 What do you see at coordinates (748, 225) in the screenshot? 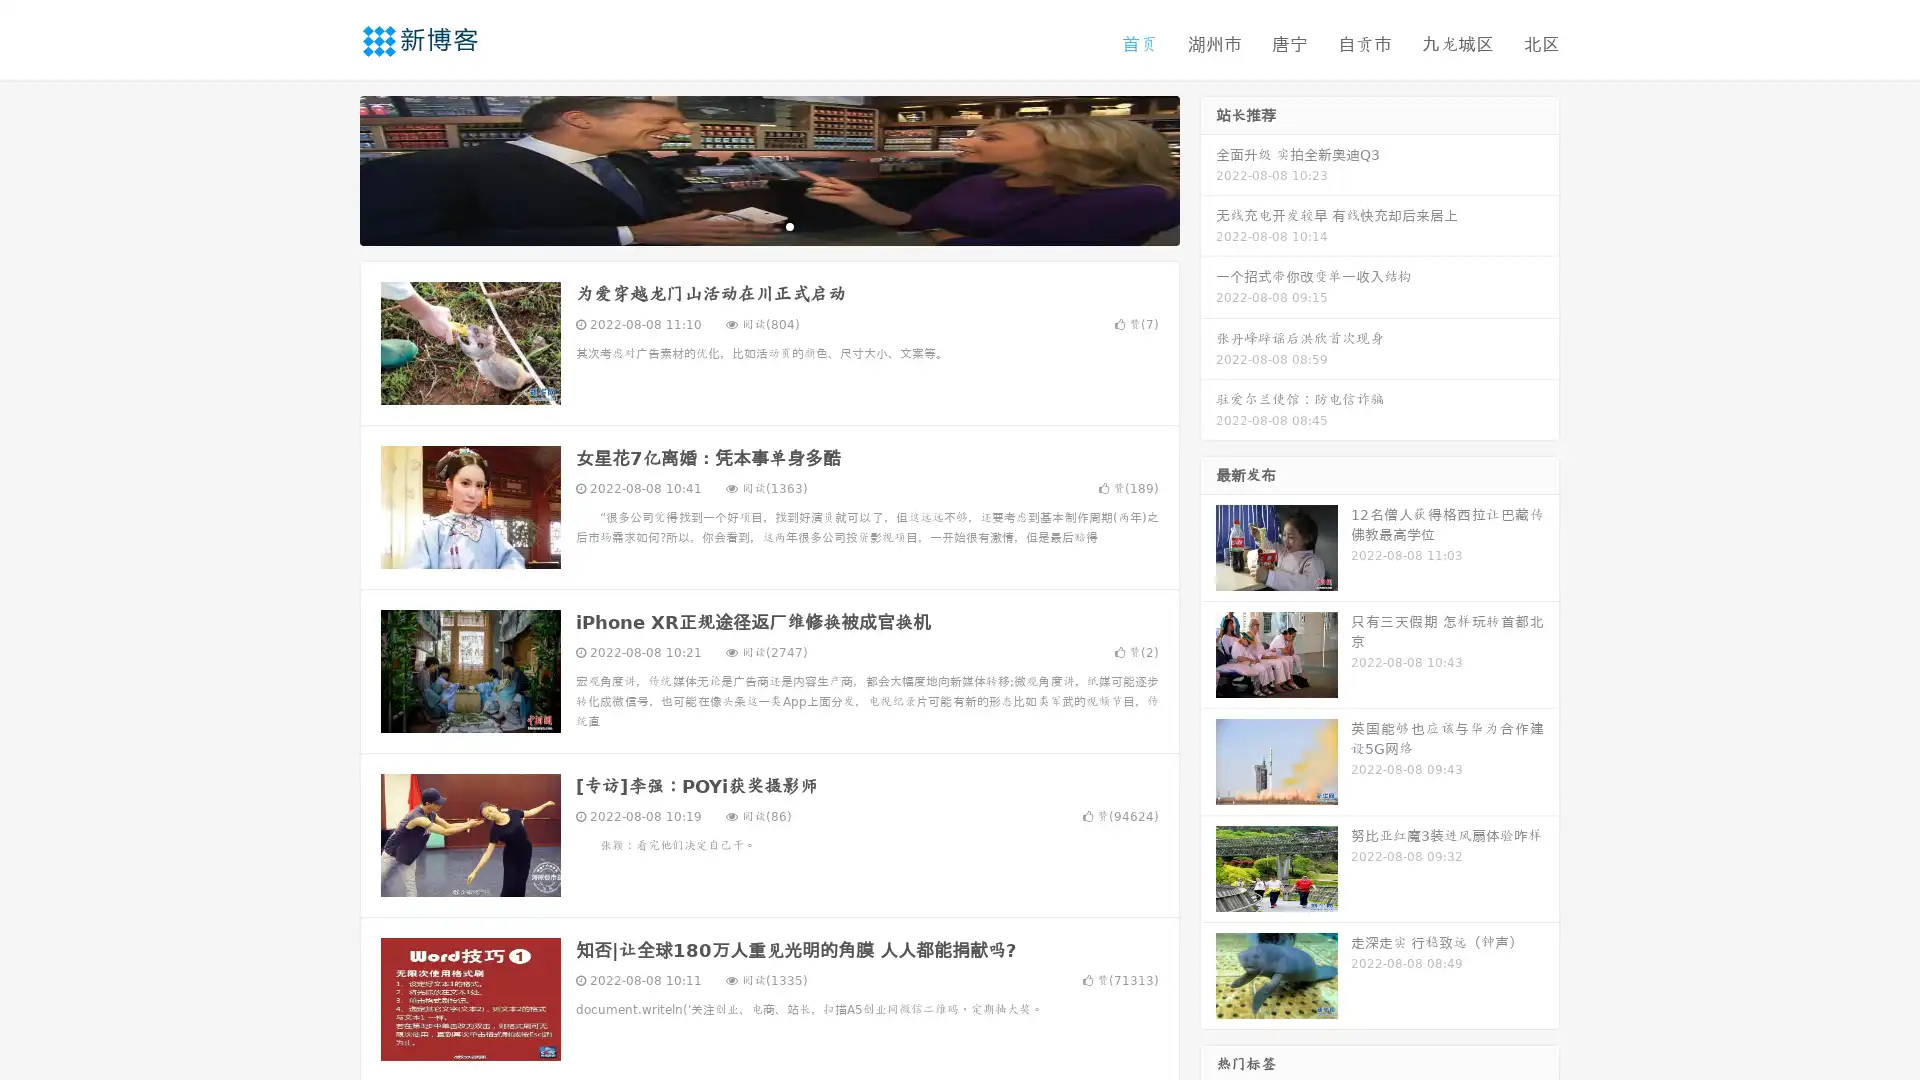
I see `Go to slide 1` at bounding box center [748, 225].